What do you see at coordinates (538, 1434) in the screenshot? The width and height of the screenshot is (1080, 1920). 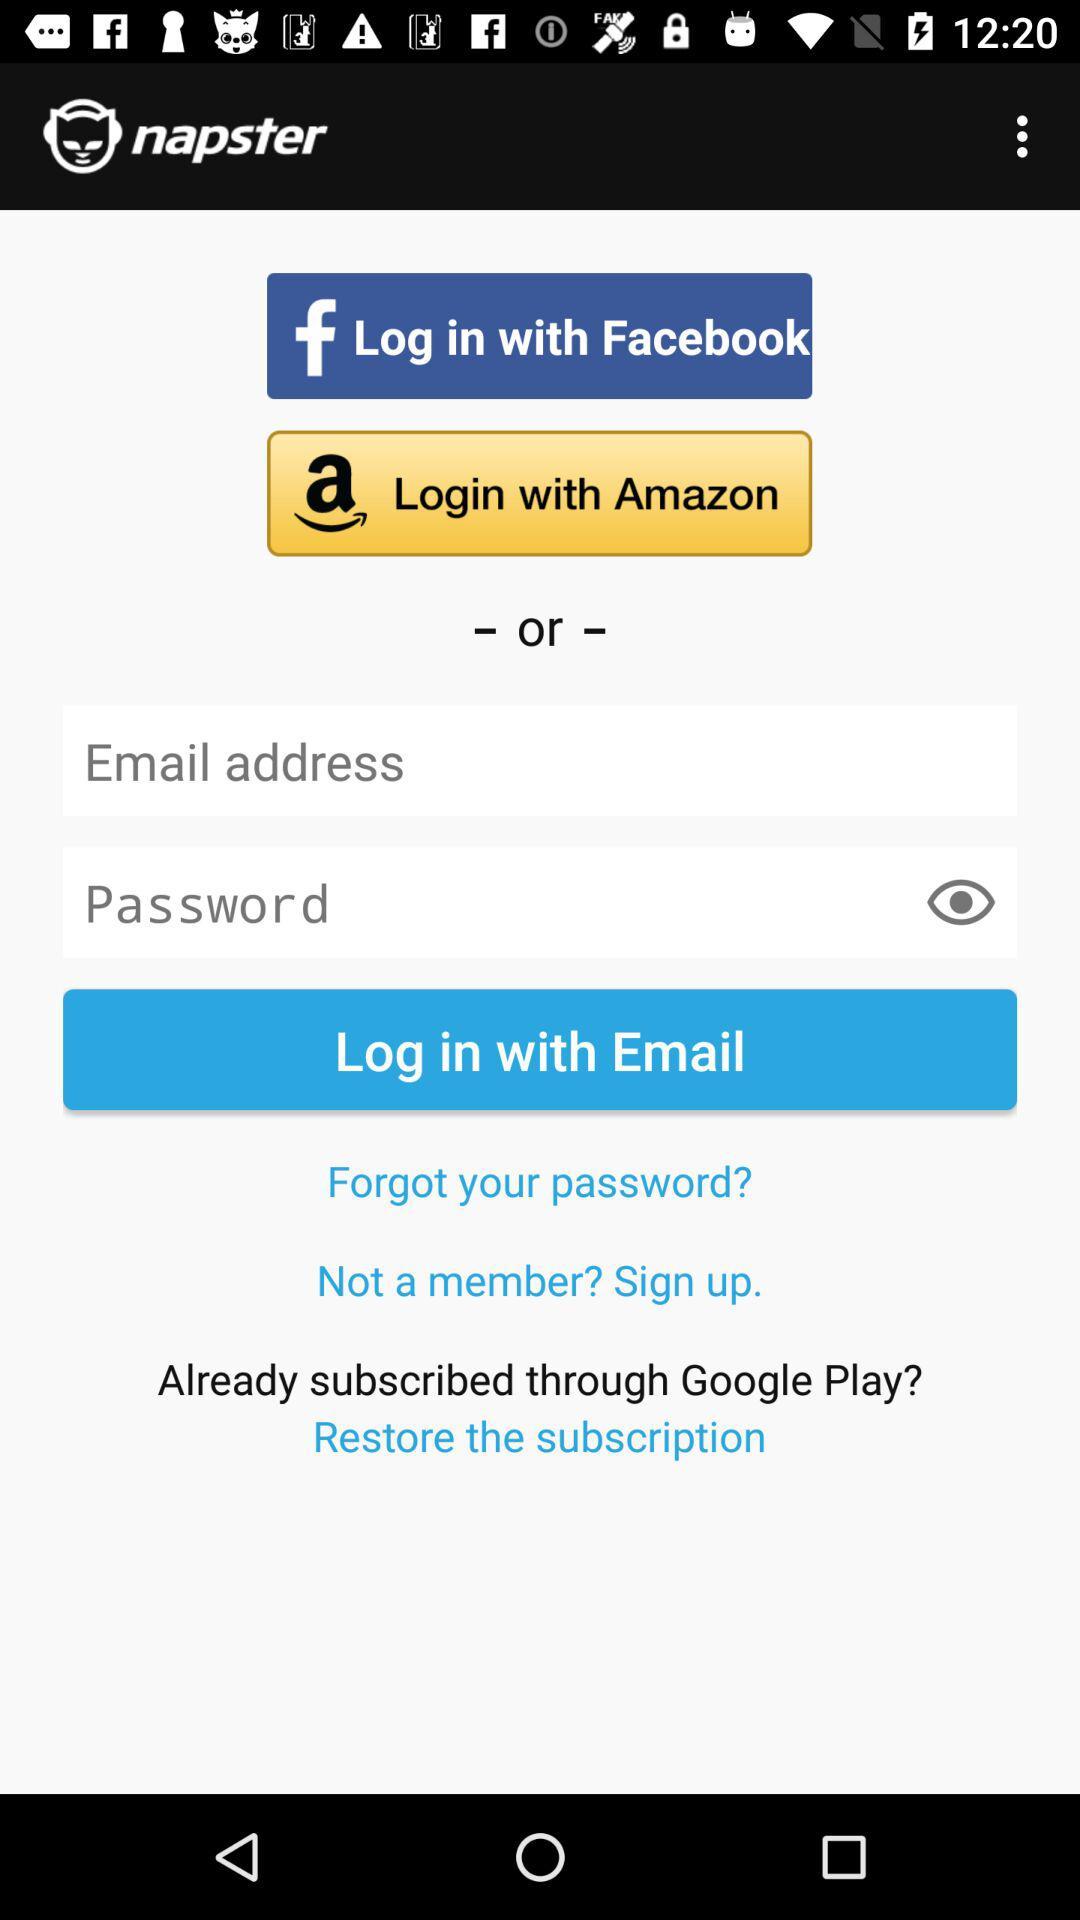 I see `restore the subscription` at bounding box center [538, 1434].